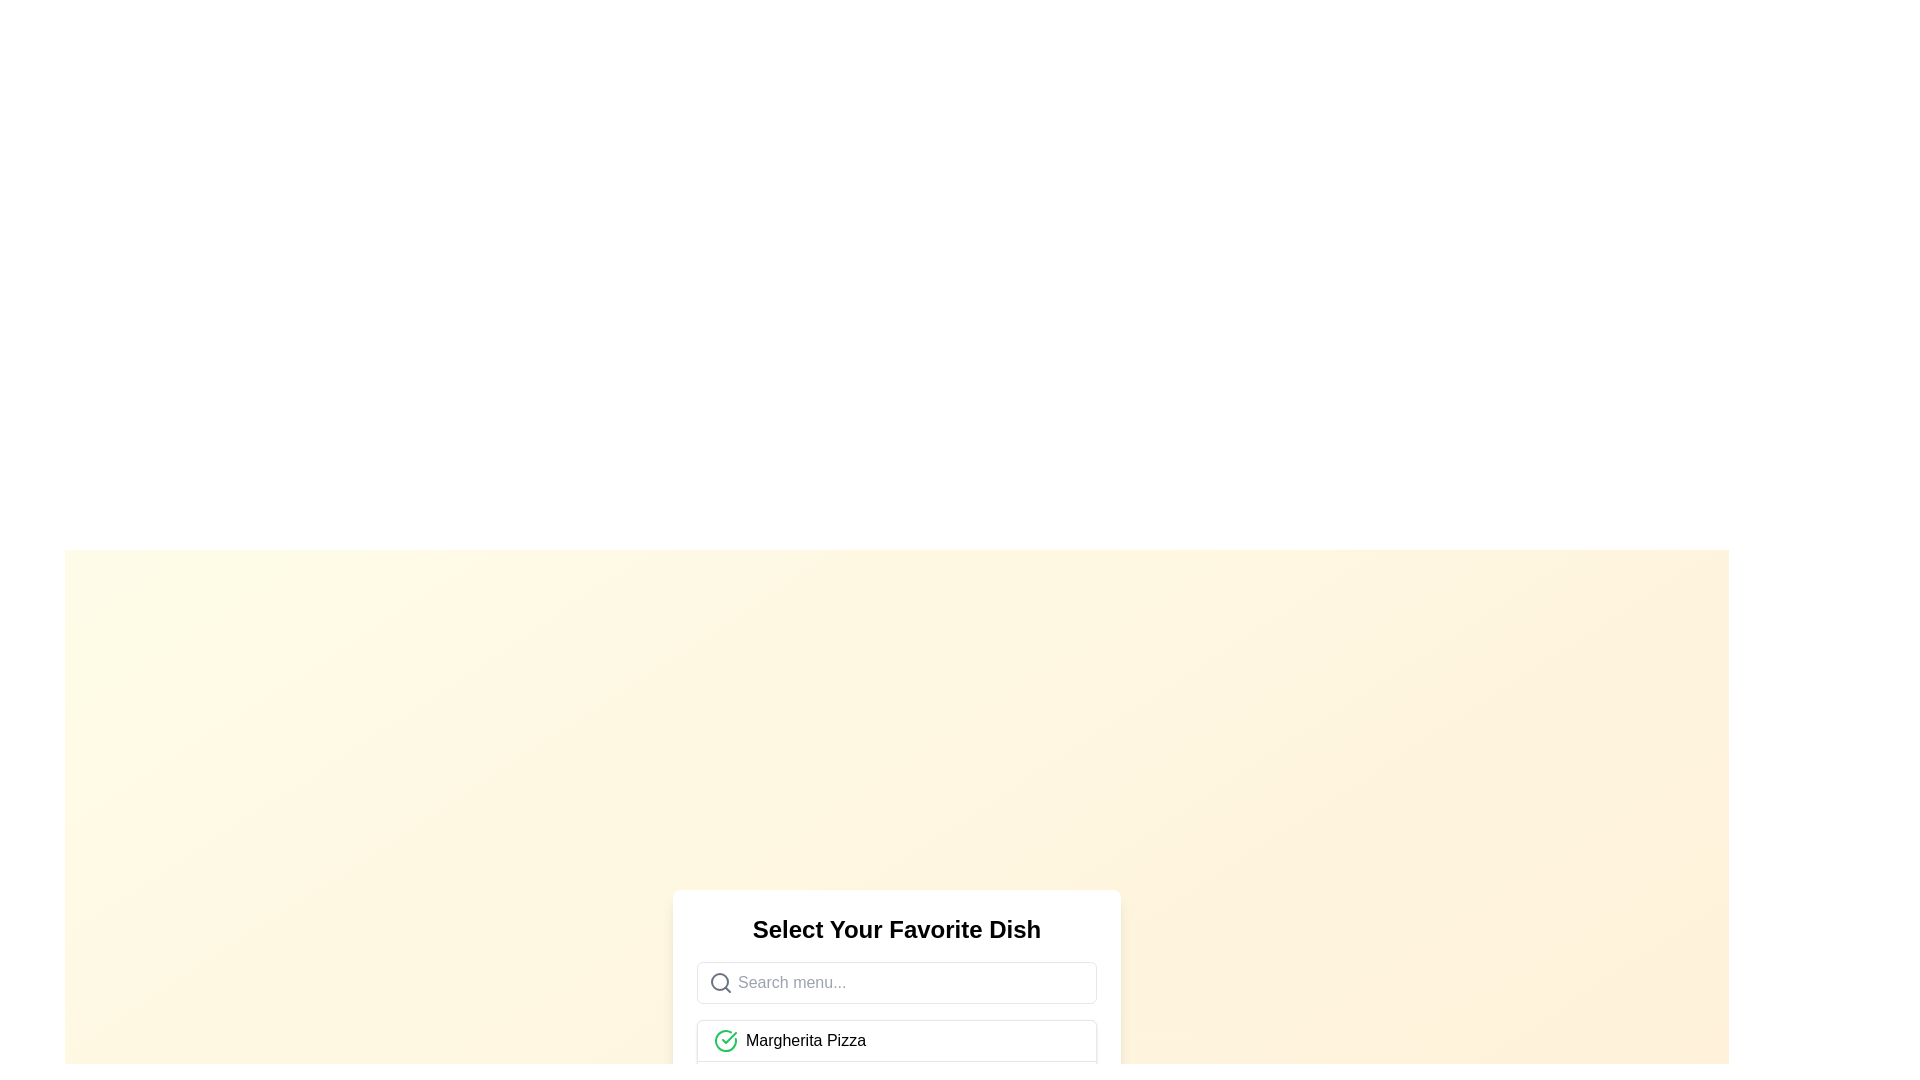  I want to click on the central circular shape of the magnifying glass icon located to the left of the search bar's placeholder text 'Search menu...', so click(720, 980).